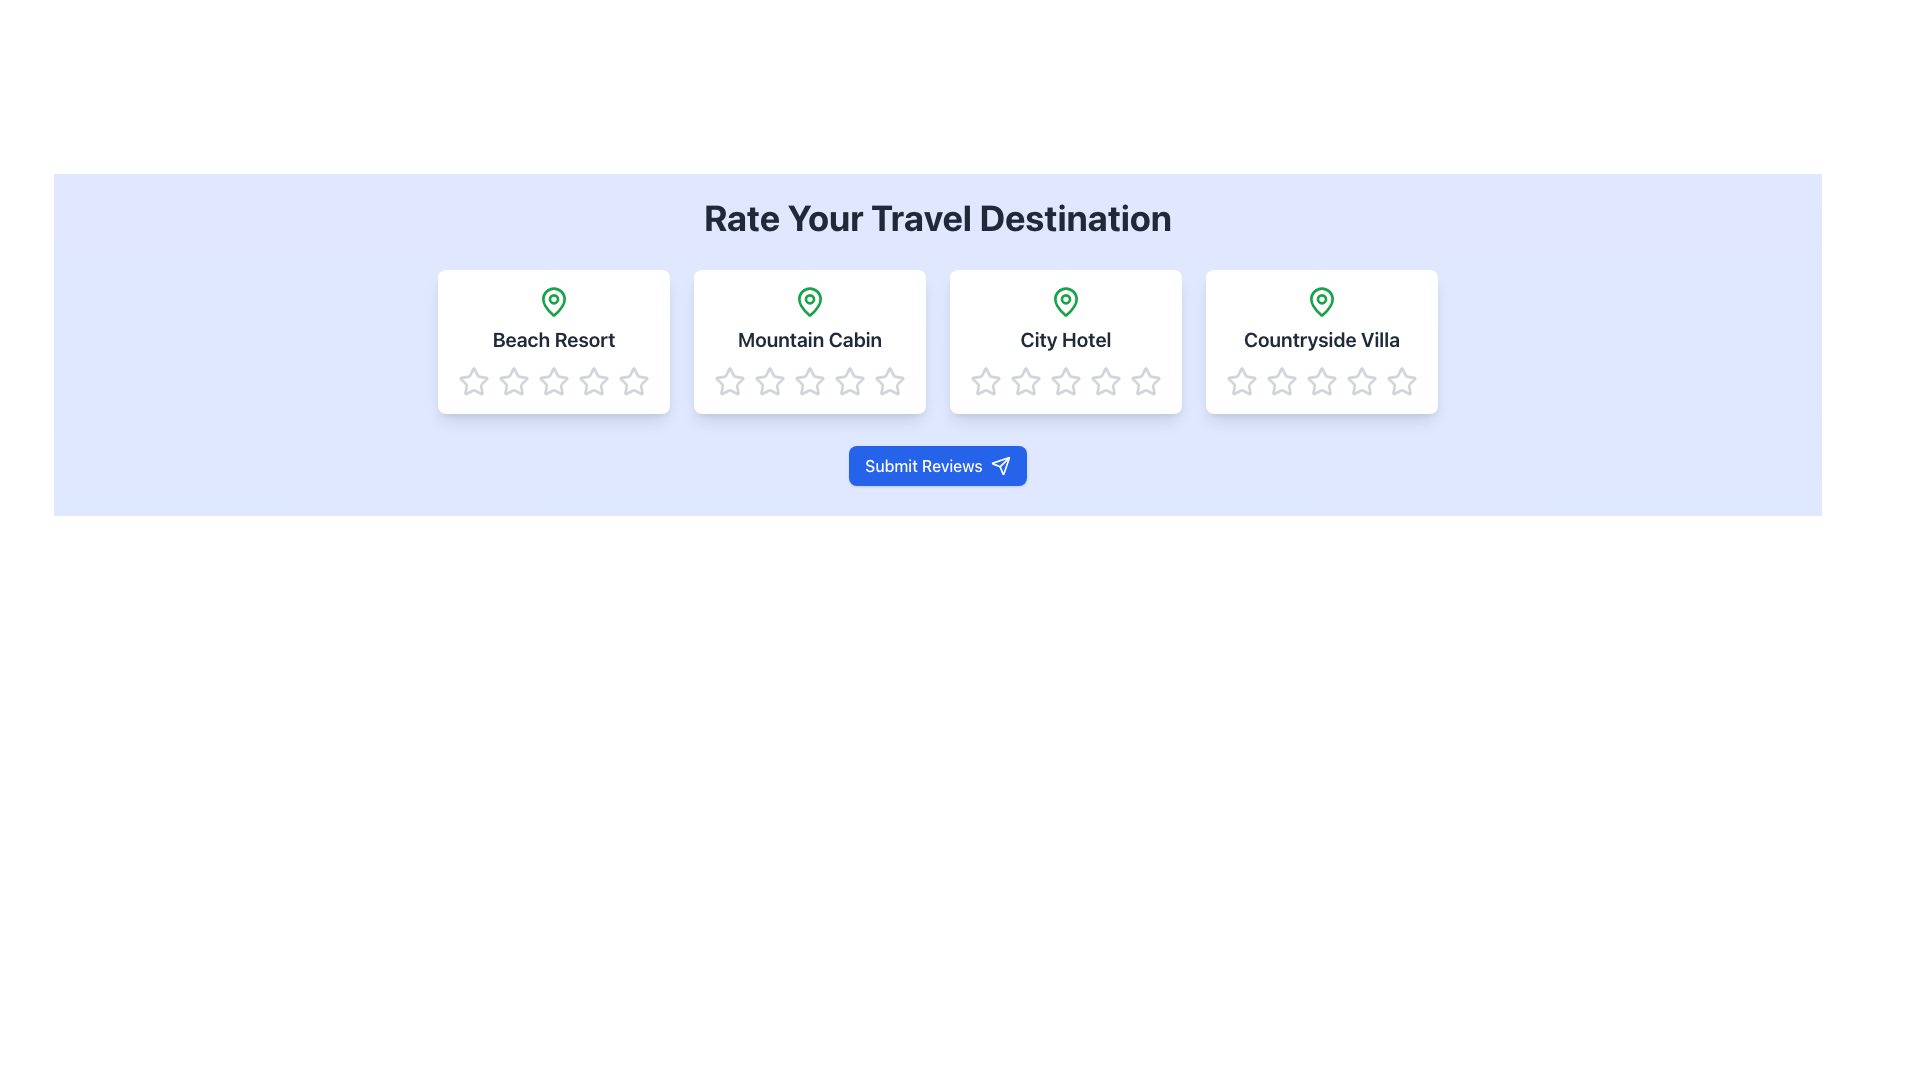 This screenshot has width=1920, height=1080. Describe the element at coordinates (810, 381) in the screenshot. I see `the star icon in the Rating component below the label 'Mountain Cabin'` at that location.